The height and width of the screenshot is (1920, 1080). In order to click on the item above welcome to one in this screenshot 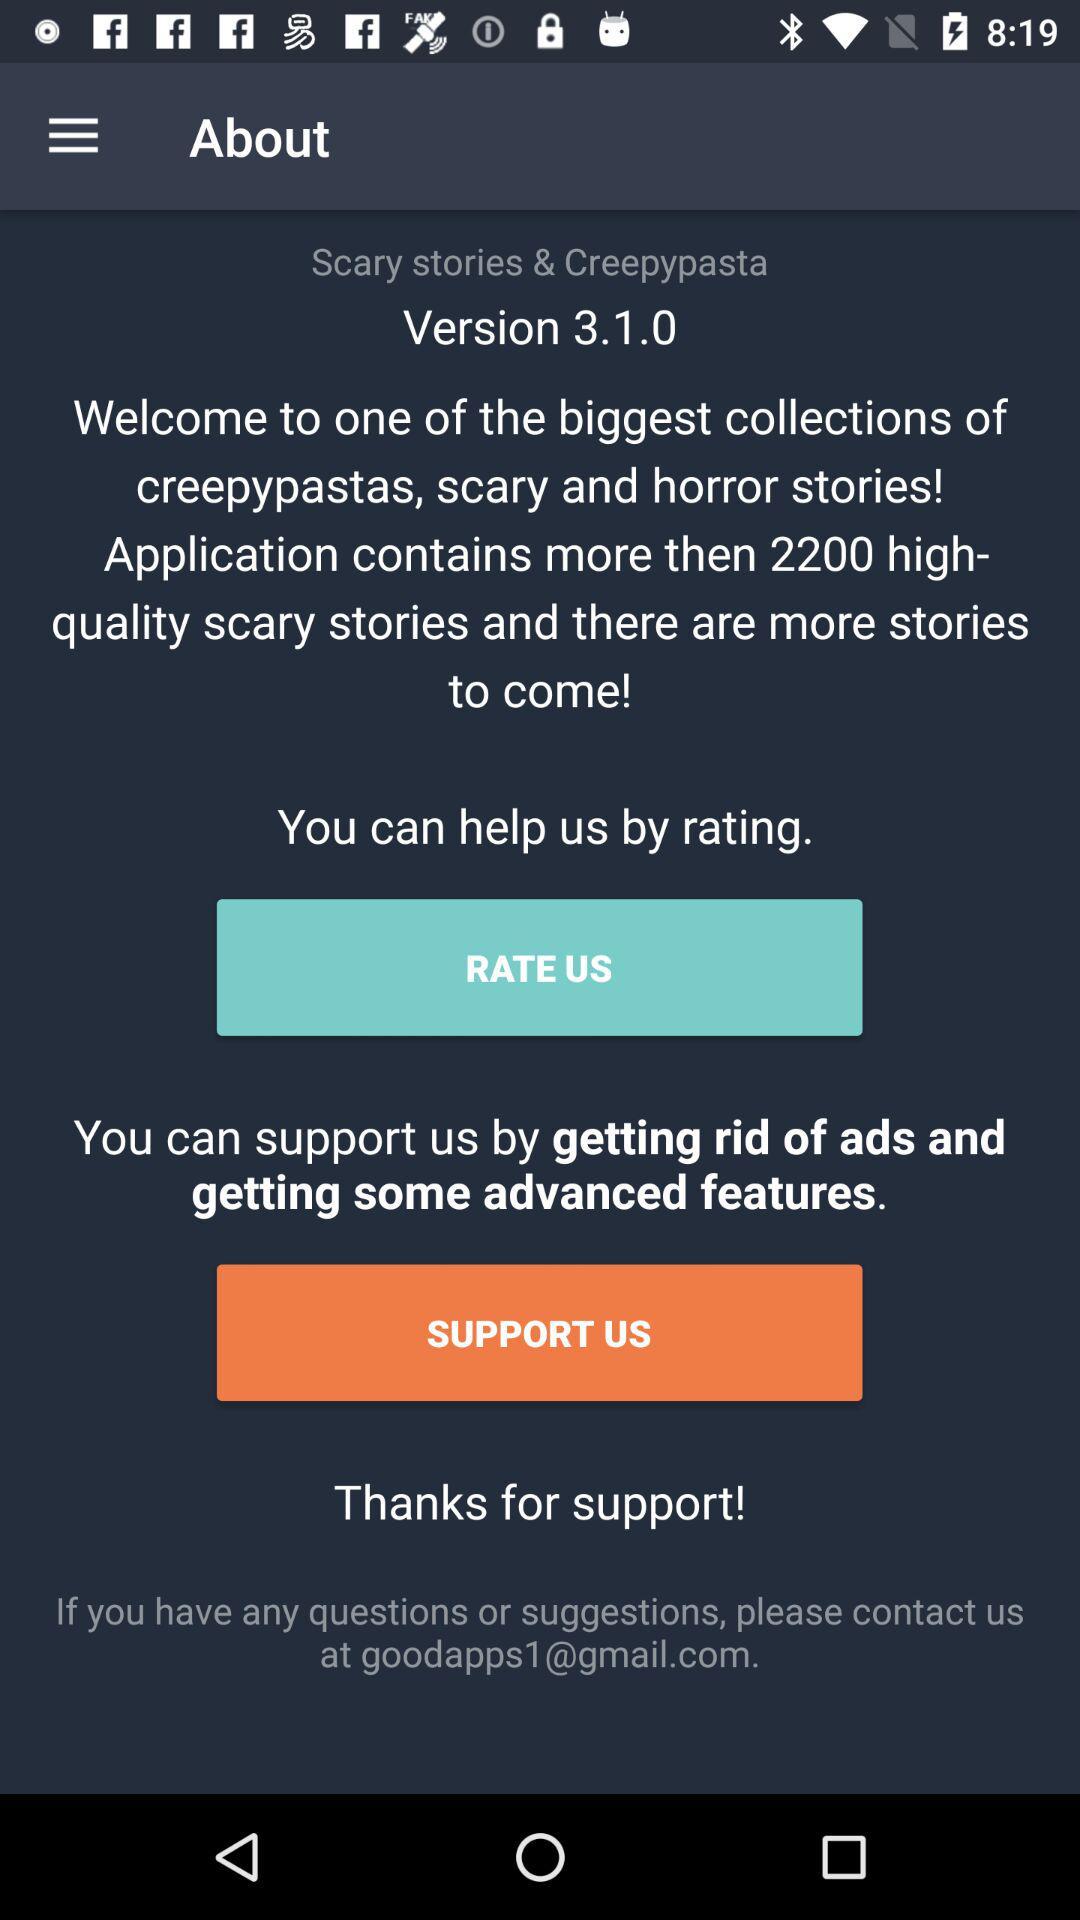, I will do `click(72, 135)`.